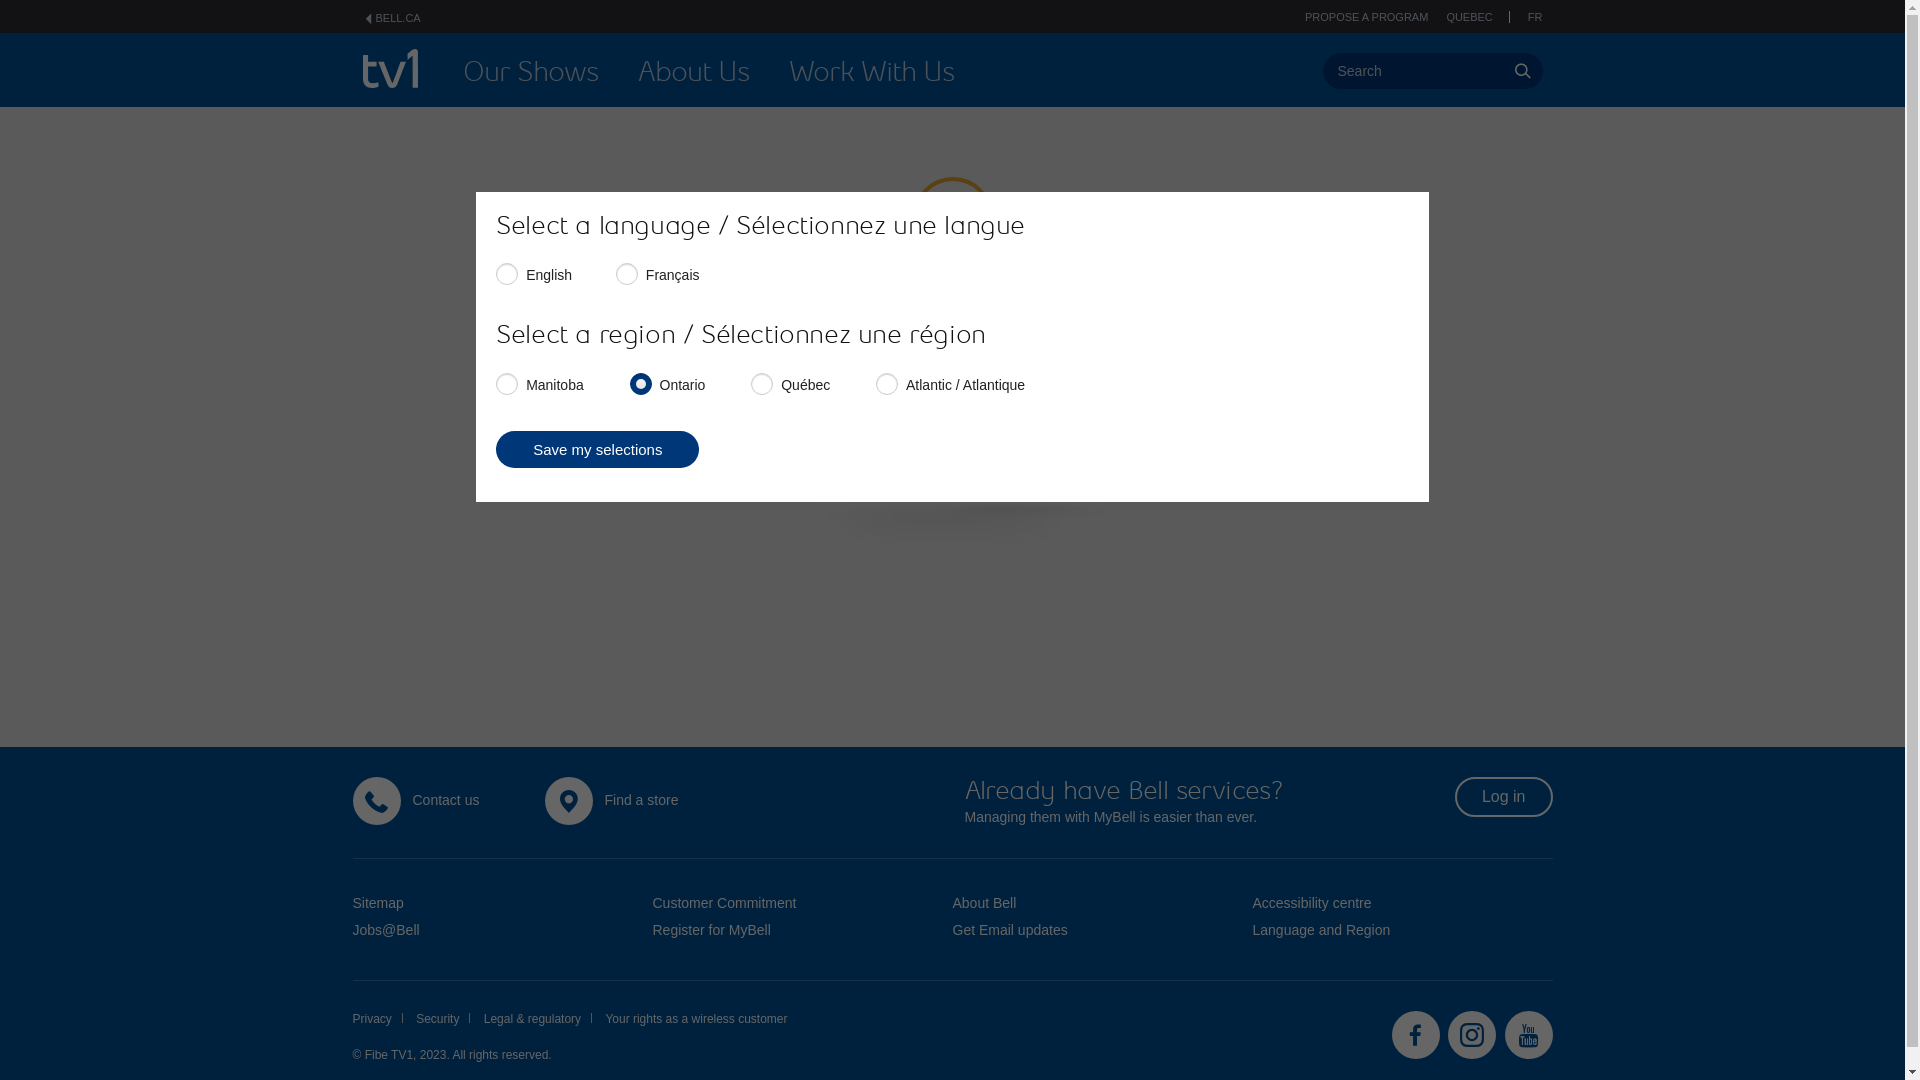  I want to click on 'About Us', so click(693, 70).